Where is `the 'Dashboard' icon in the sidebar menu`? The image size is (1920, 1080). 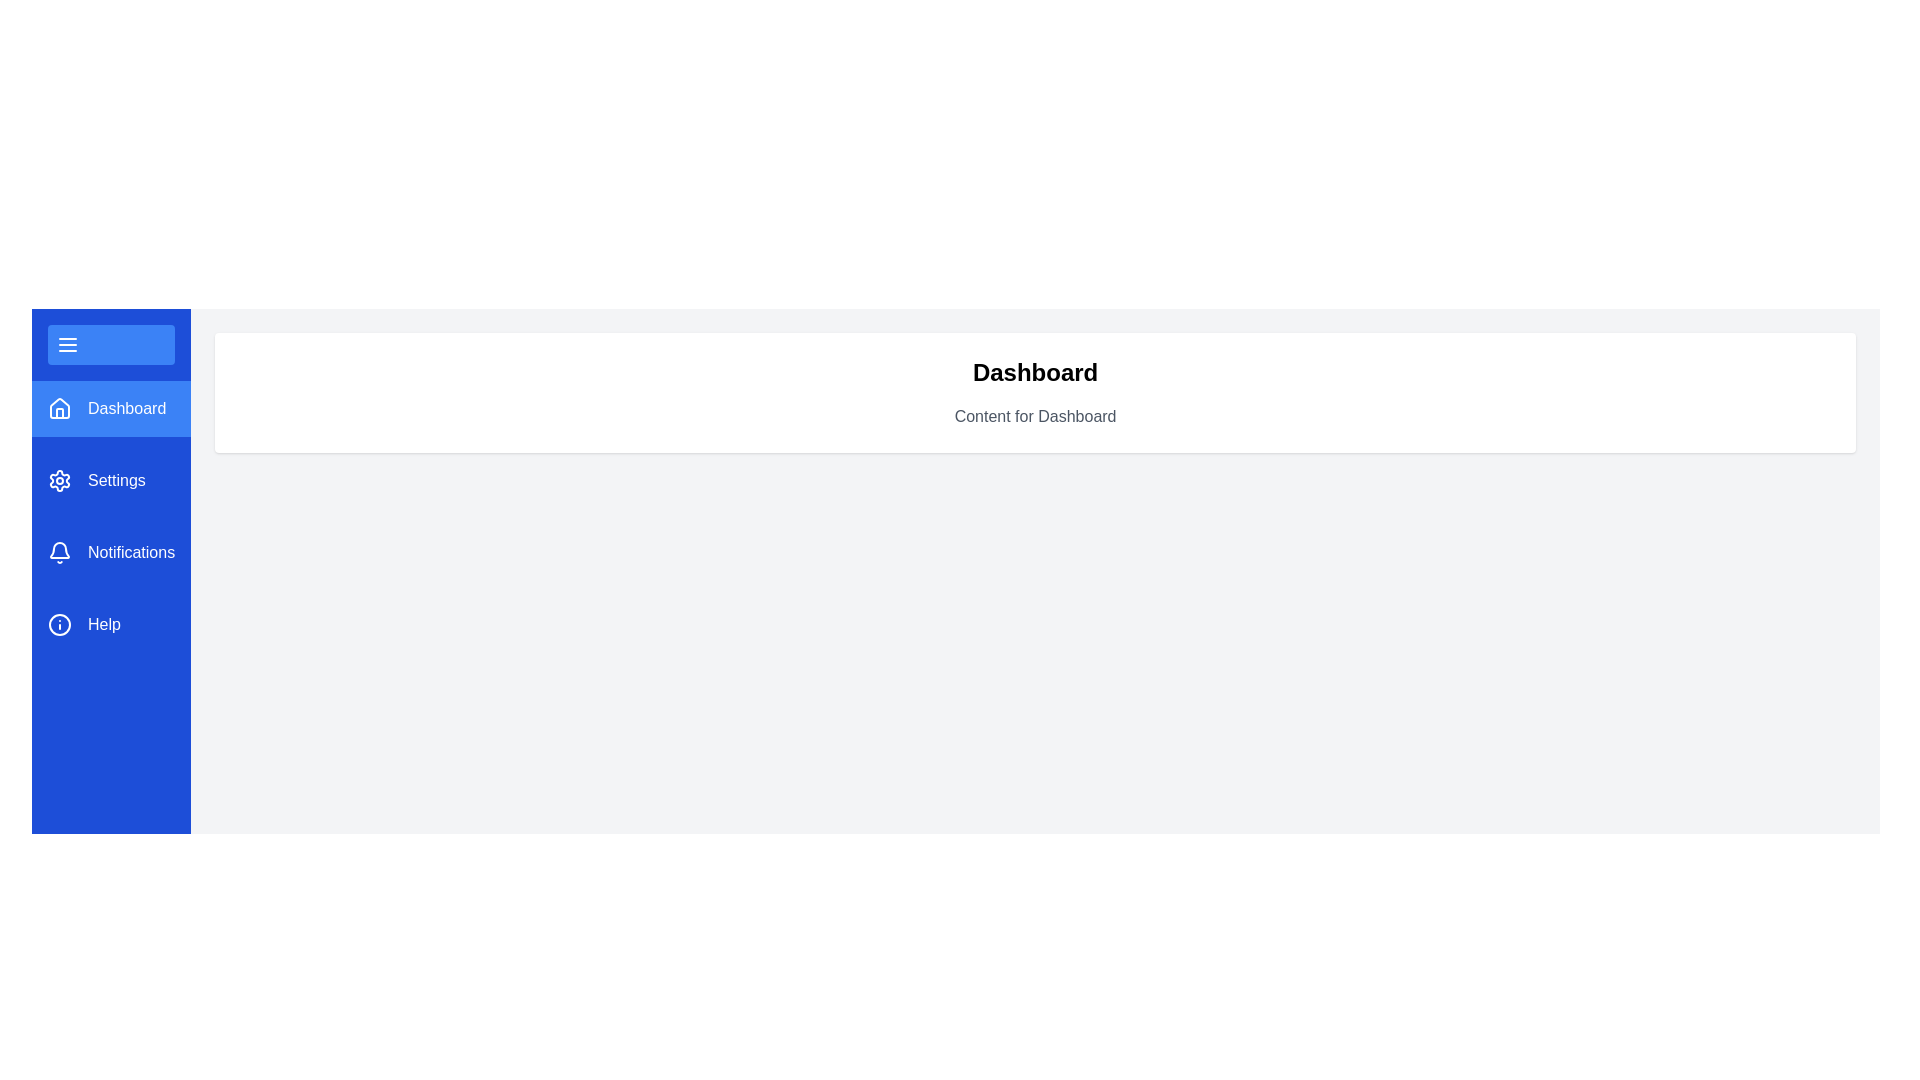
the 'Dashboard' icon in the sidebar menu is located at coordinates (59, 407).